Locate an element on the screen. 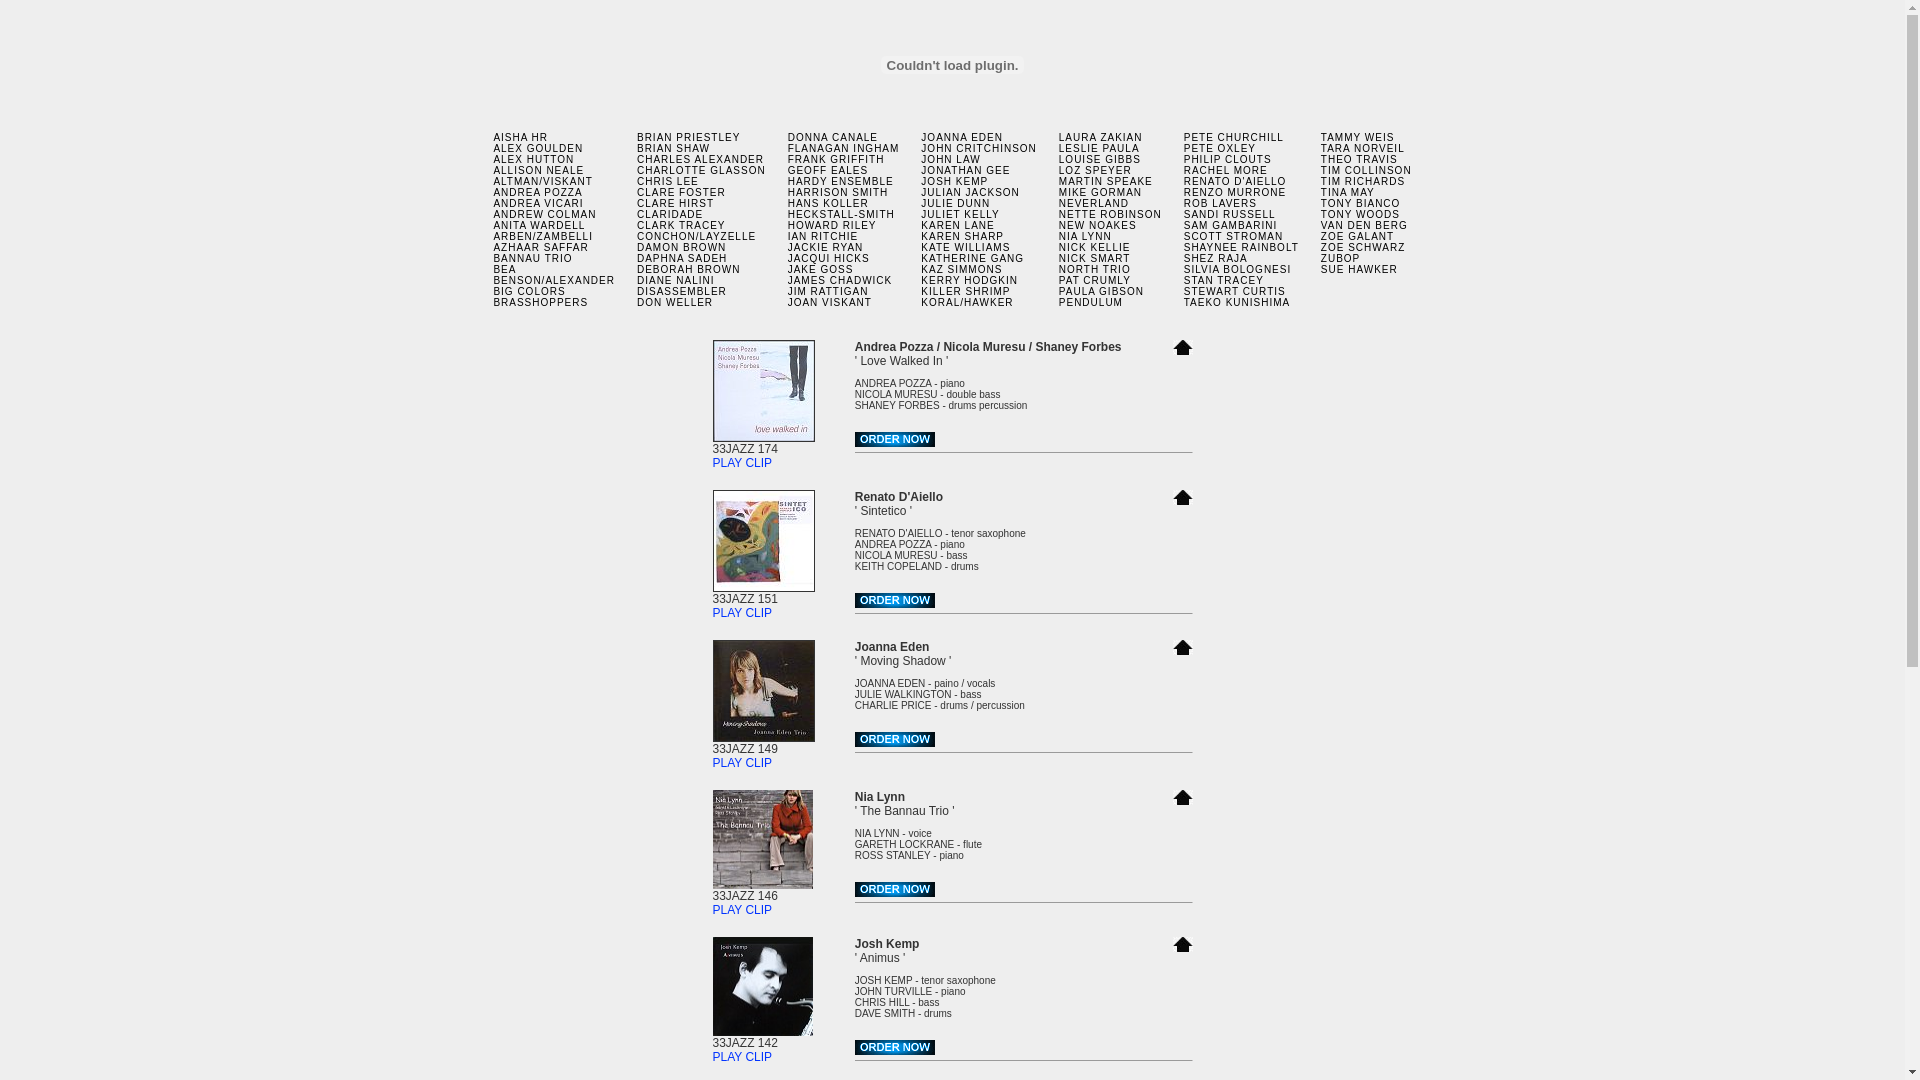  'SANDI RUSSELL' is located at coordinates (1228, 214).